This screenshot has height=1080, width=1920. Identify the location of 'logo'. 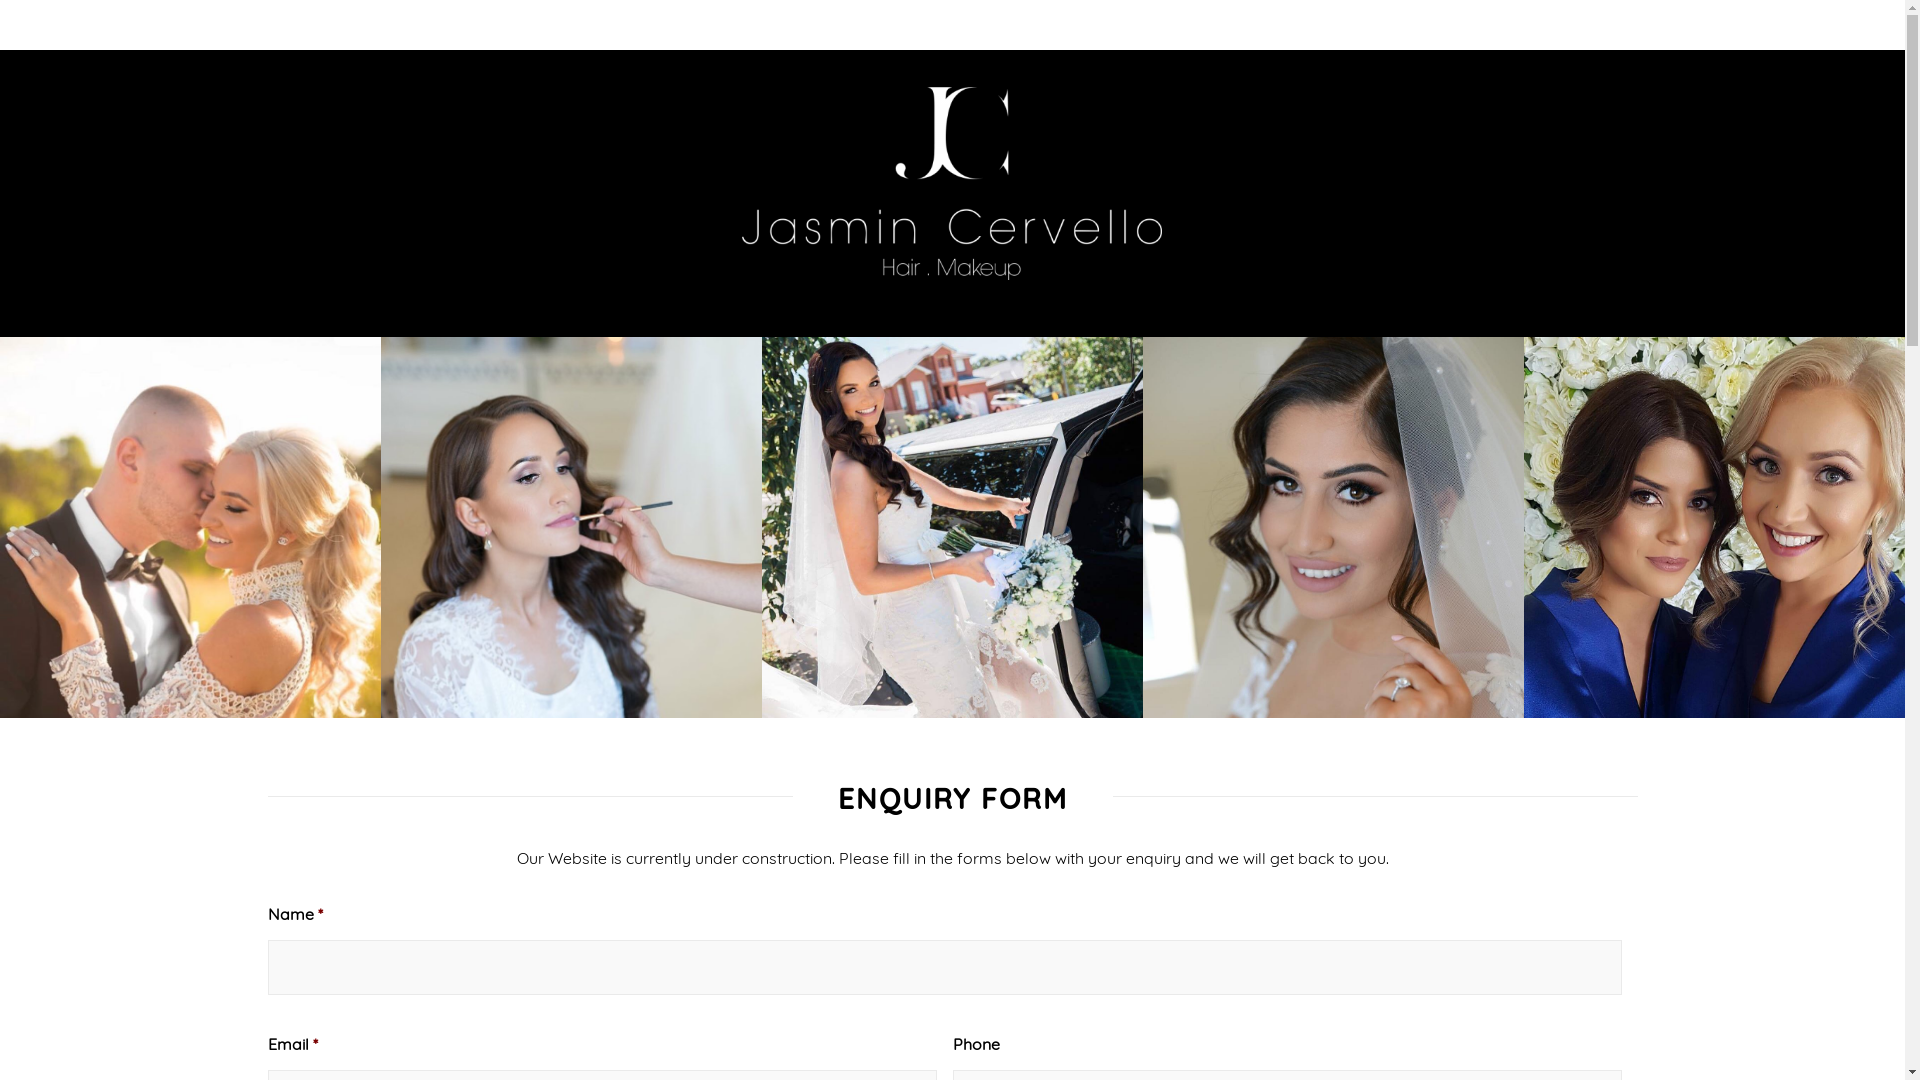
(950, 183).